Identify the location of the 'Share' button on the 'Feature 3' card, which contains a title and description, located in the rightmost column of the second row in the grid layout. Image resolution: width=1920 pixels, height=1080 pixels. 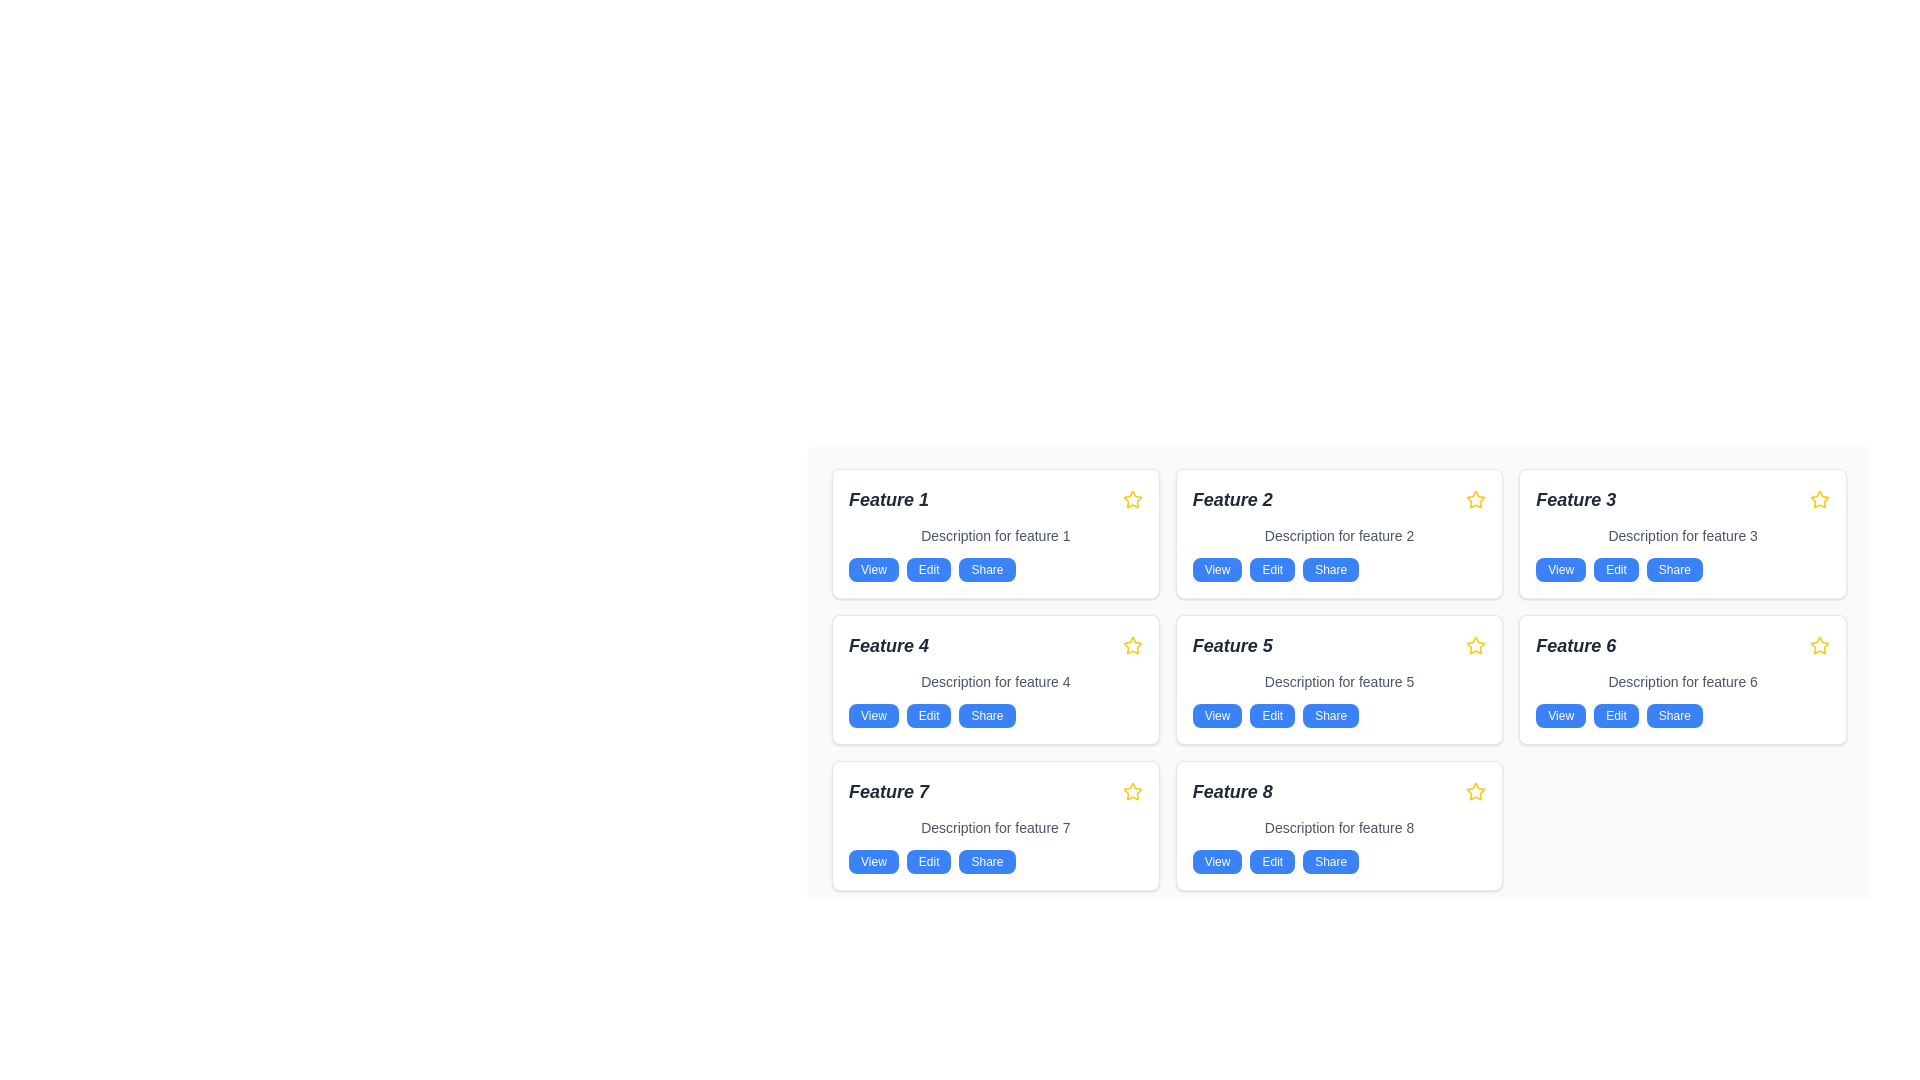
(1682, 532).